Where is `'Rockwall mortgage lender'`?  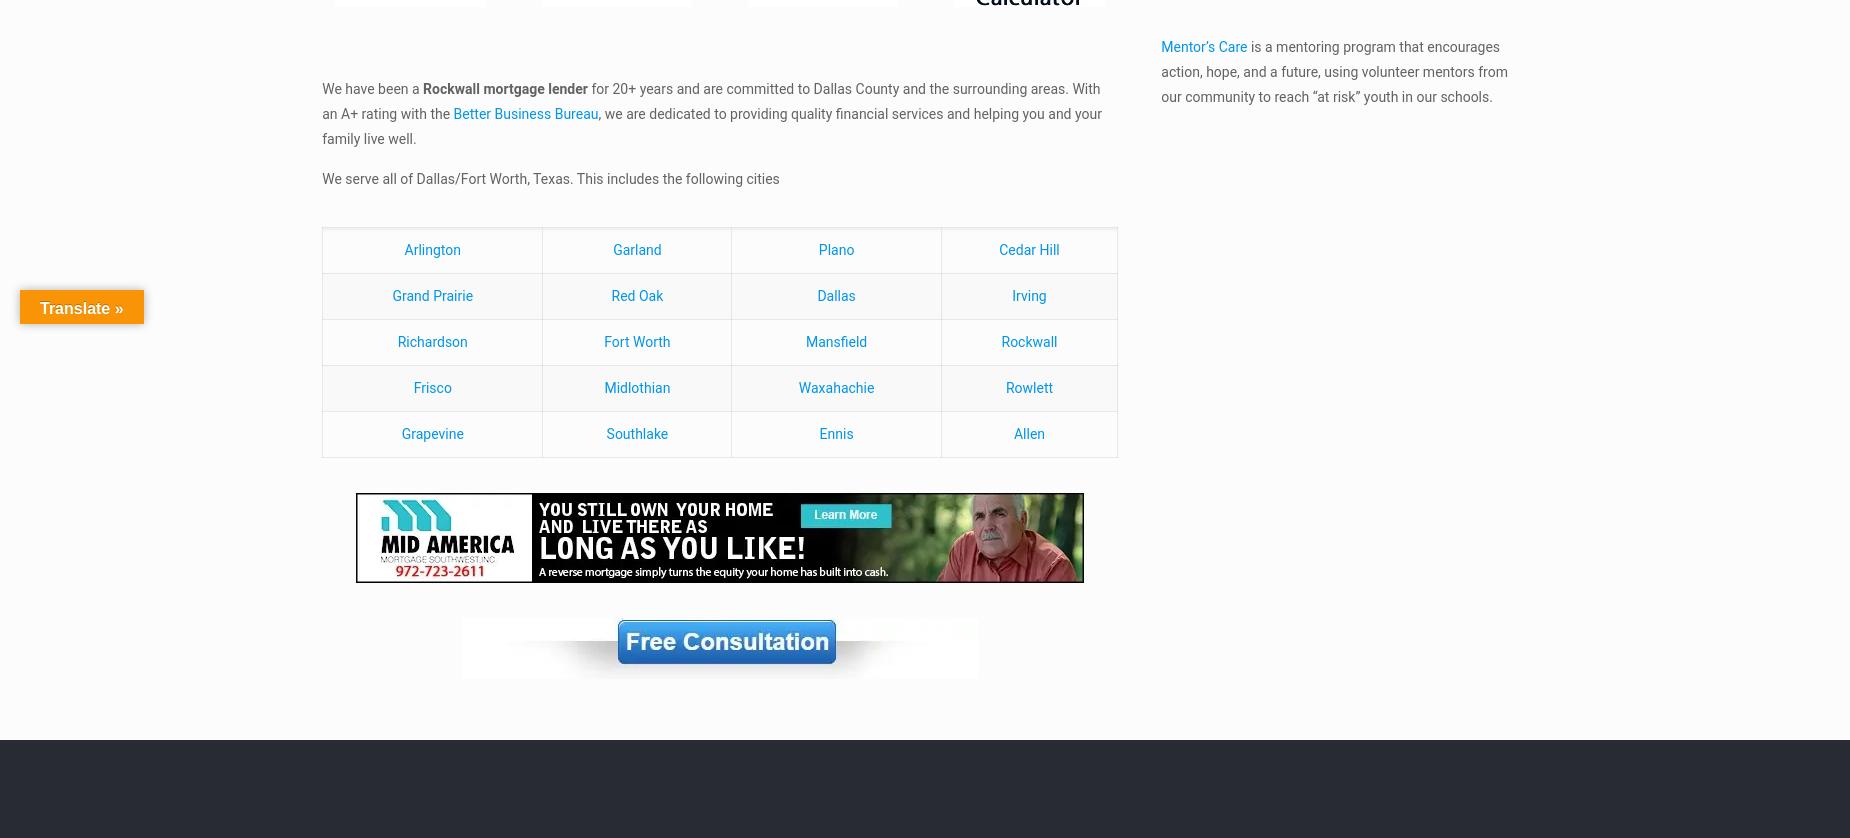 'Rockwall mortgage lender' is located at coordinates (505, 87).